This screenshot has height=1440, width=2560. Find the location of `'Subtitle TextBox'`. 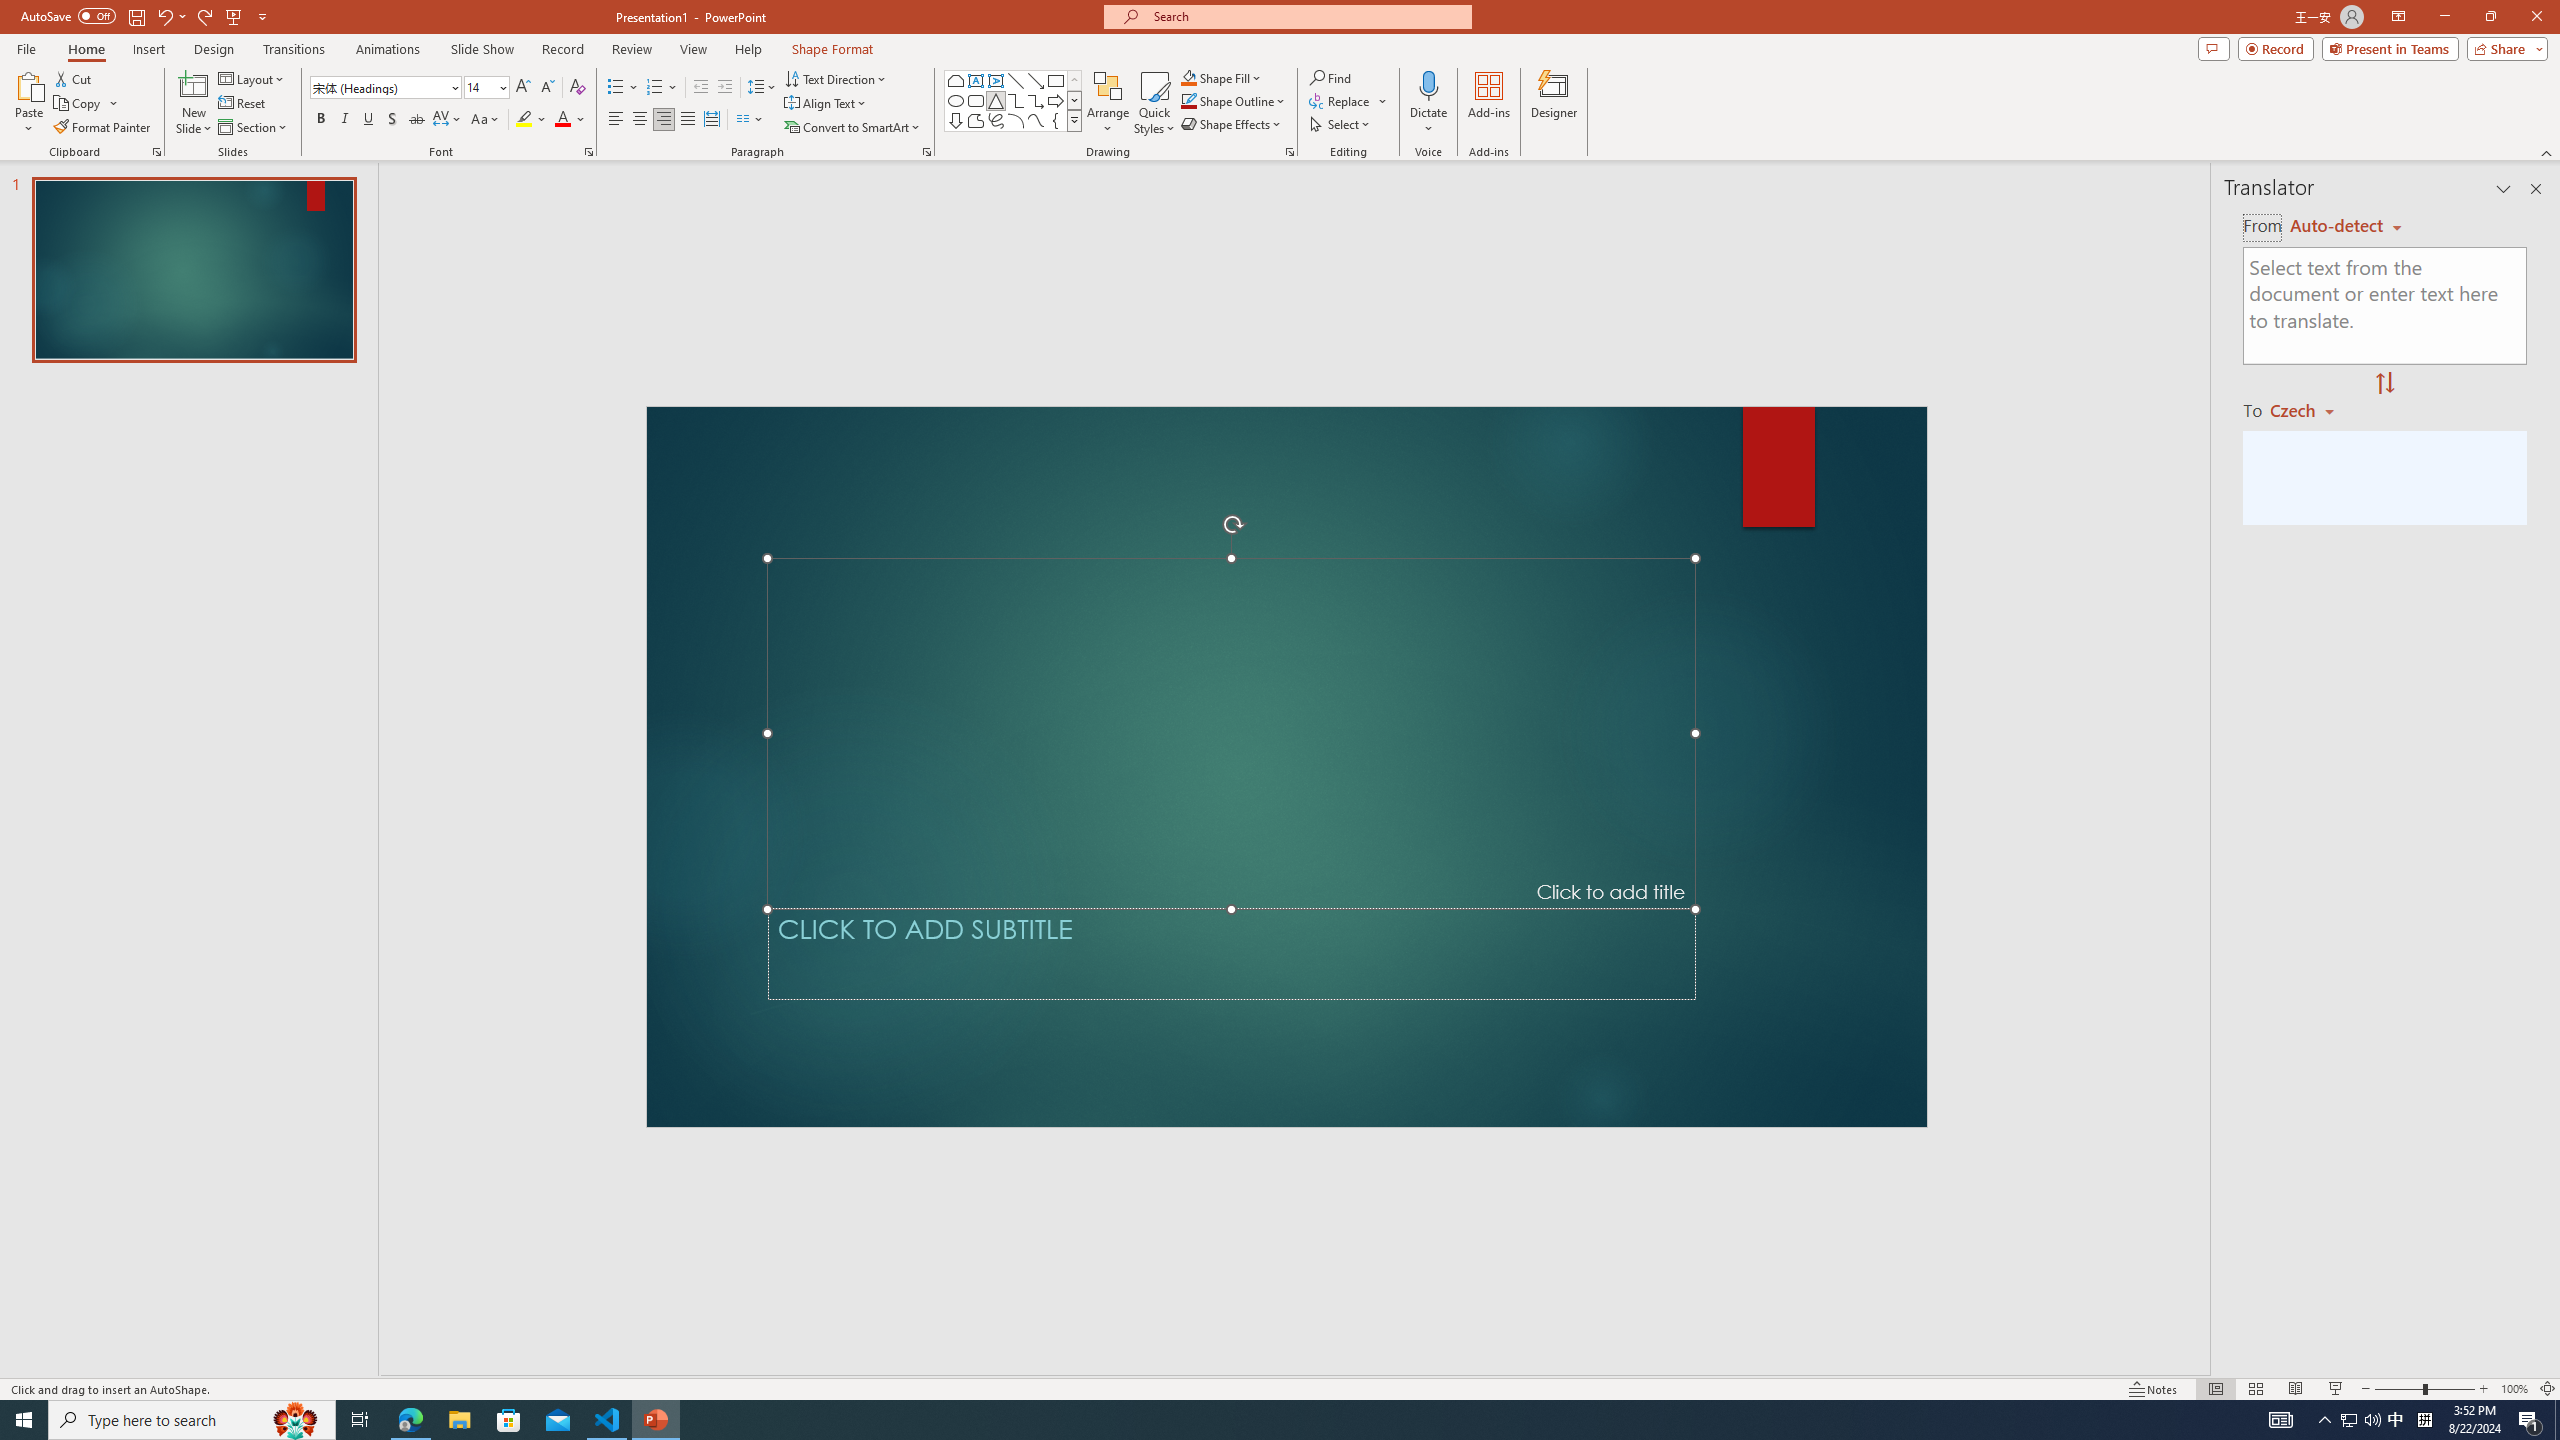

'Subtitle TextBox' is located at coordinates (1231, 953).